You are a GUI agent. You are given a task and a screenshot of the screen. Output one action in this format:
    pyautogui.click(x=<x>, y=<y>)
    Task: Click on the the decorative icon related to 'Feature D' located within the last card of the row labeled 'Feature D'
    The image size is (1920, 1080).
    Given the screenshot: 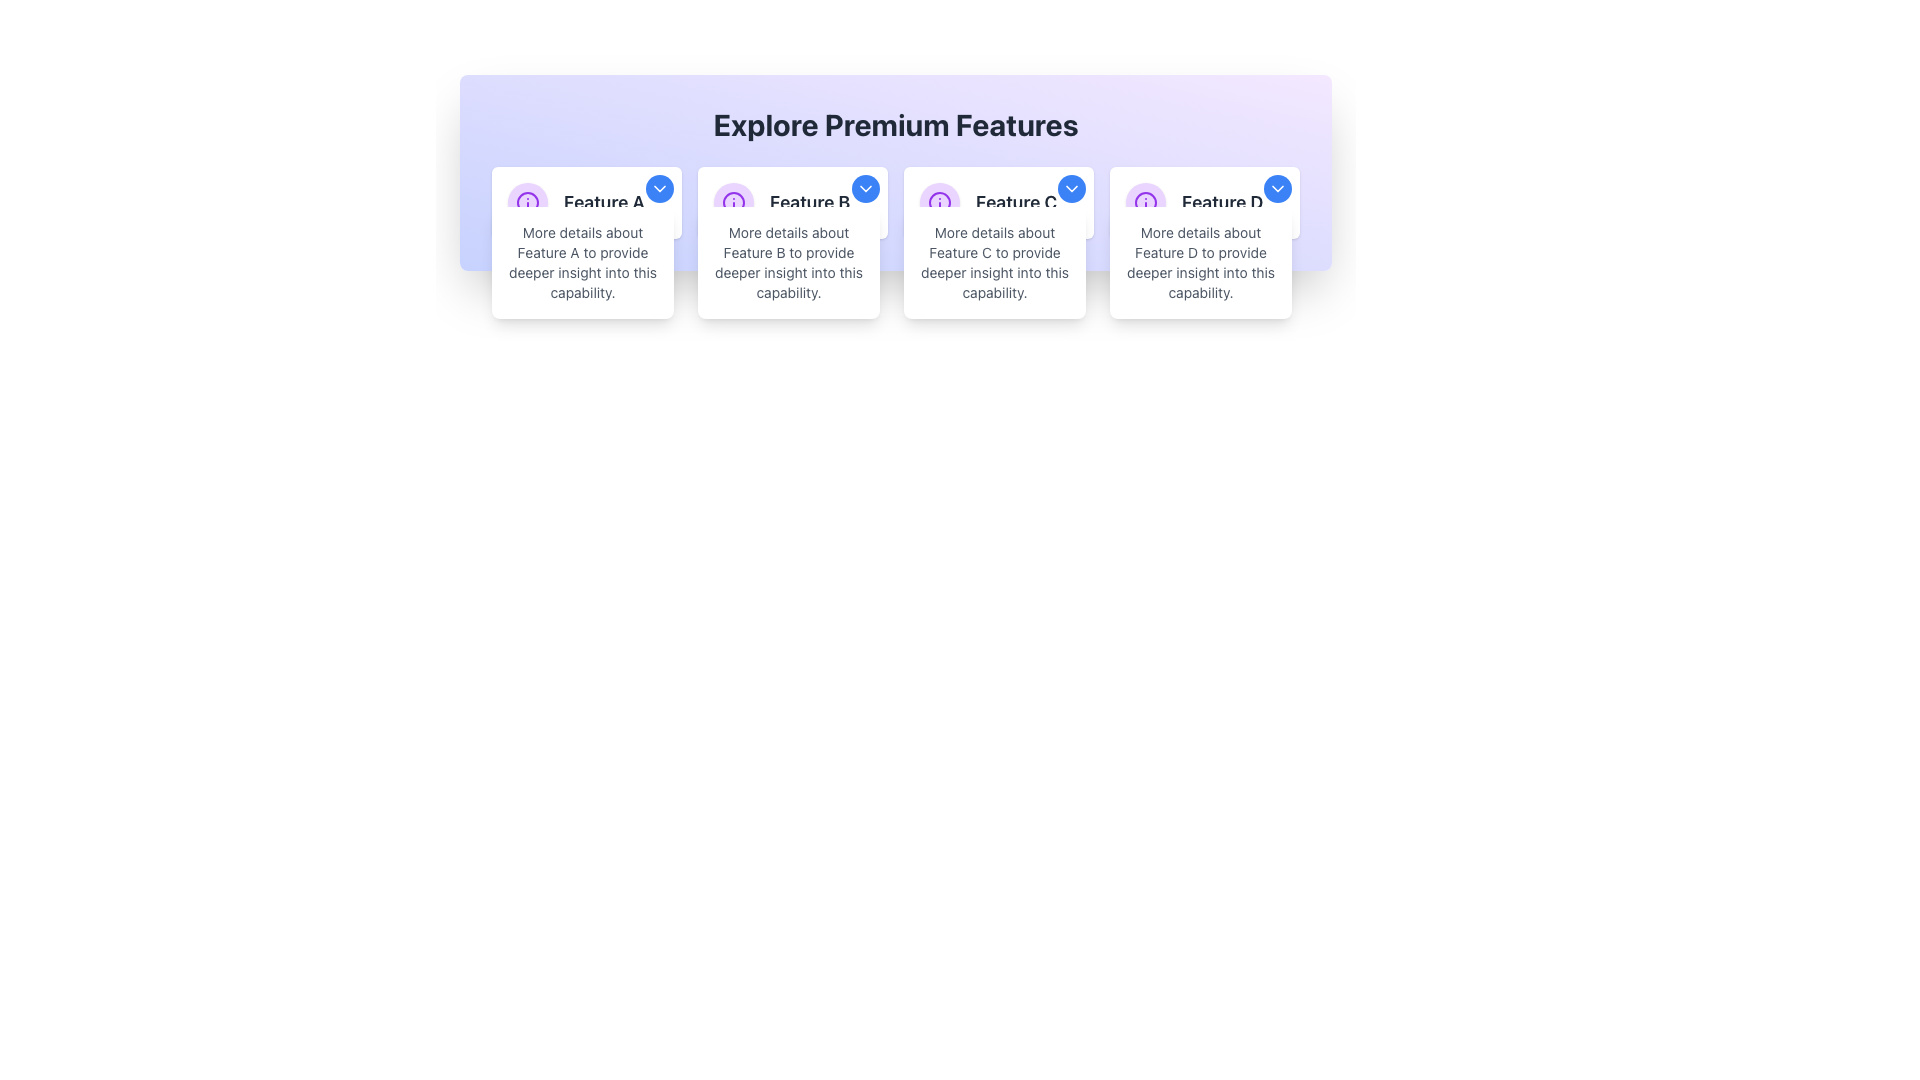 What is the action you would take?
    pyautogui.click(x=1146, y=203)
    